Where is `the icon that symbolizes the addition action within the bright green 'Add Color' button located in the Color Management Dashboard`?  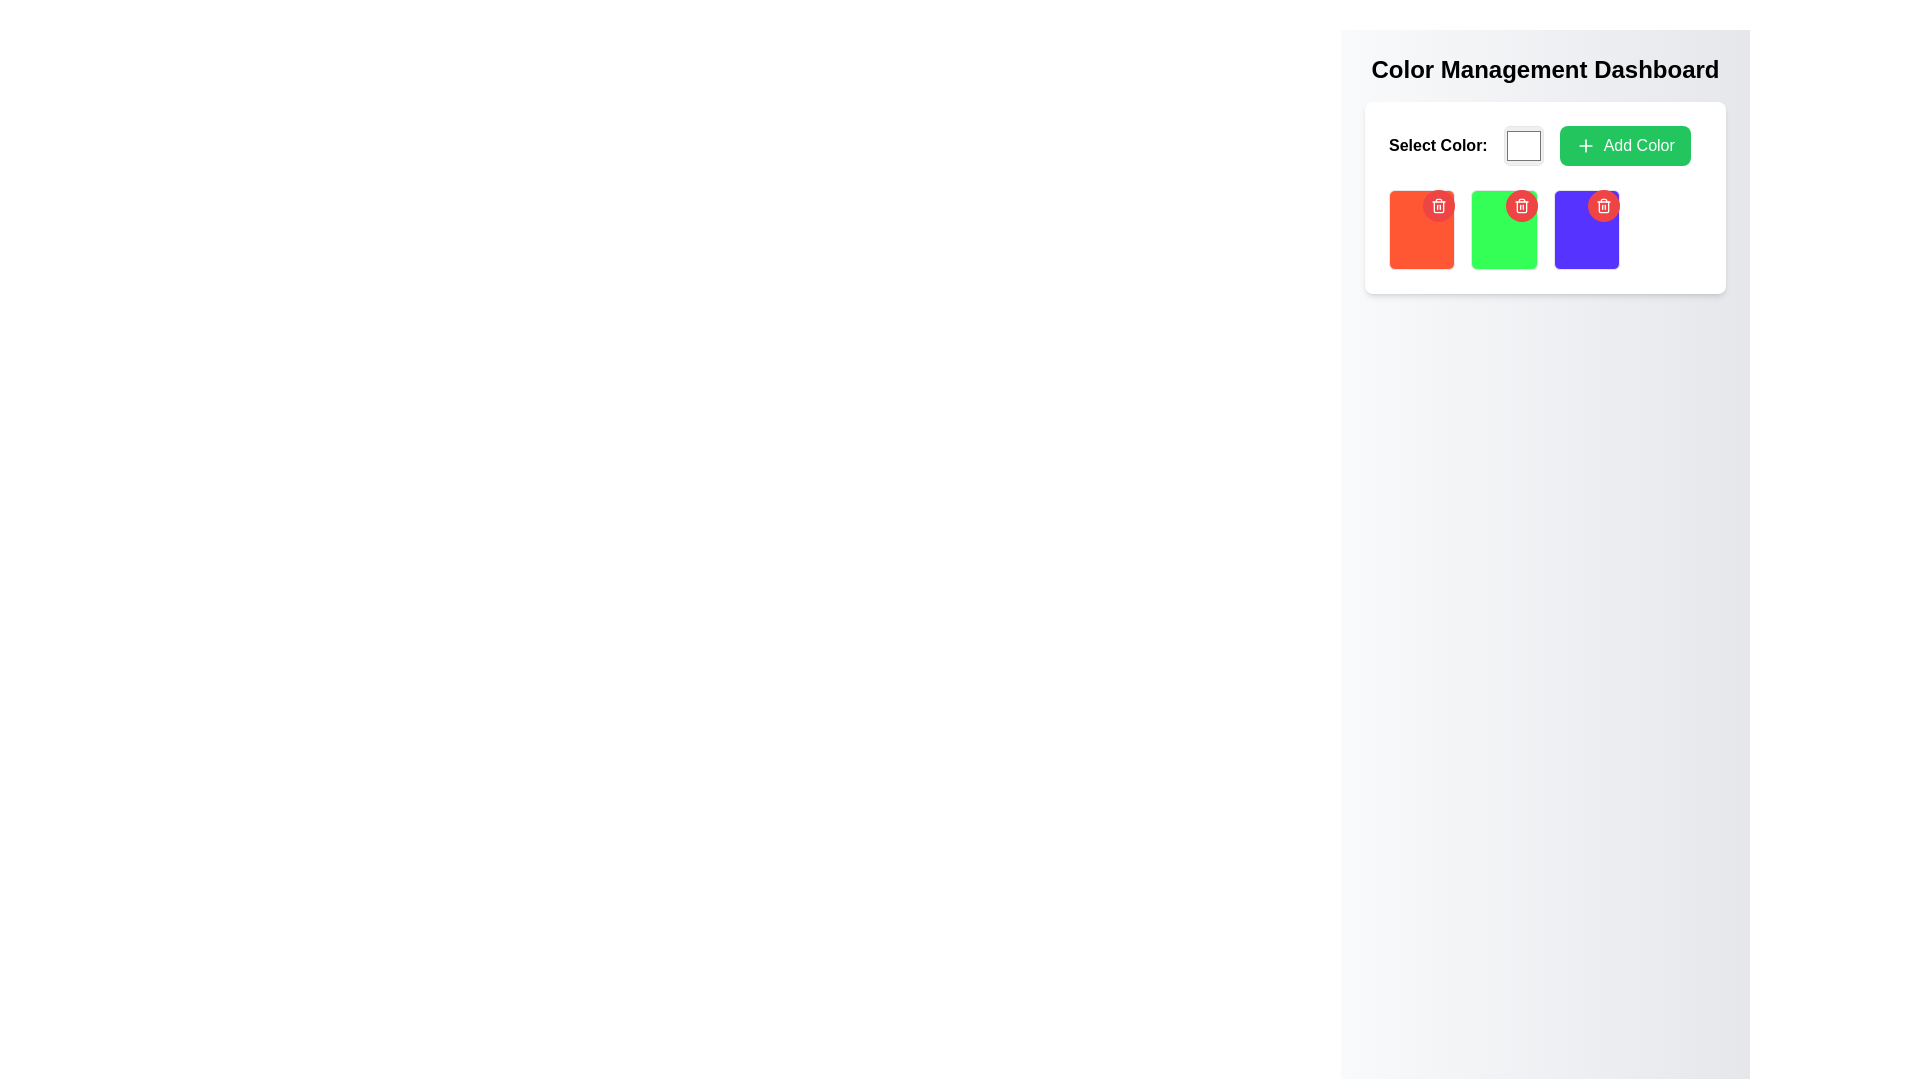
the icon that symbolizes the addition action within the bright green 'Add Color' button located in the Color Management Dashboard is located at coordinates (1584, 145).